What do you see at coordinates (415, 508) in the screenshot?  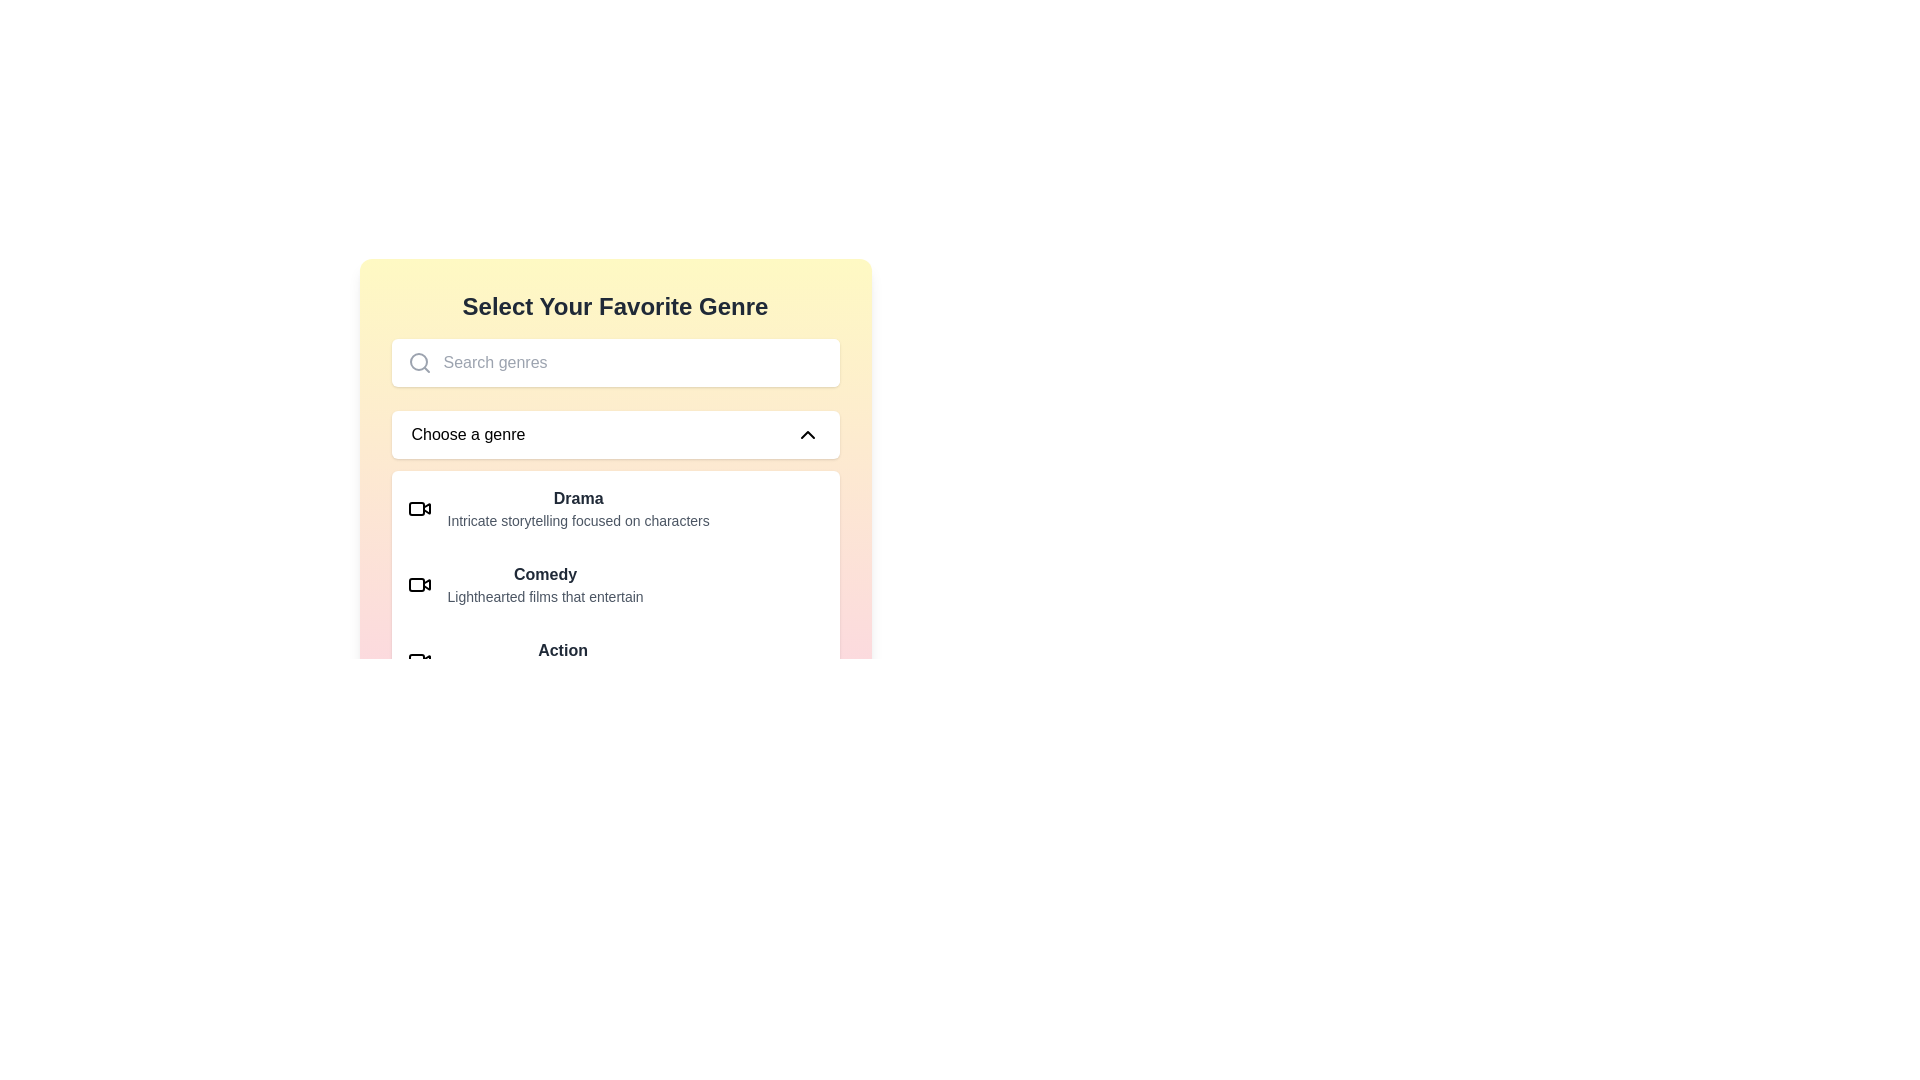 I see `the empty rectangular SVG element located within the 'Drama' item of the genre selection interface` at bounding box center [415, 508].